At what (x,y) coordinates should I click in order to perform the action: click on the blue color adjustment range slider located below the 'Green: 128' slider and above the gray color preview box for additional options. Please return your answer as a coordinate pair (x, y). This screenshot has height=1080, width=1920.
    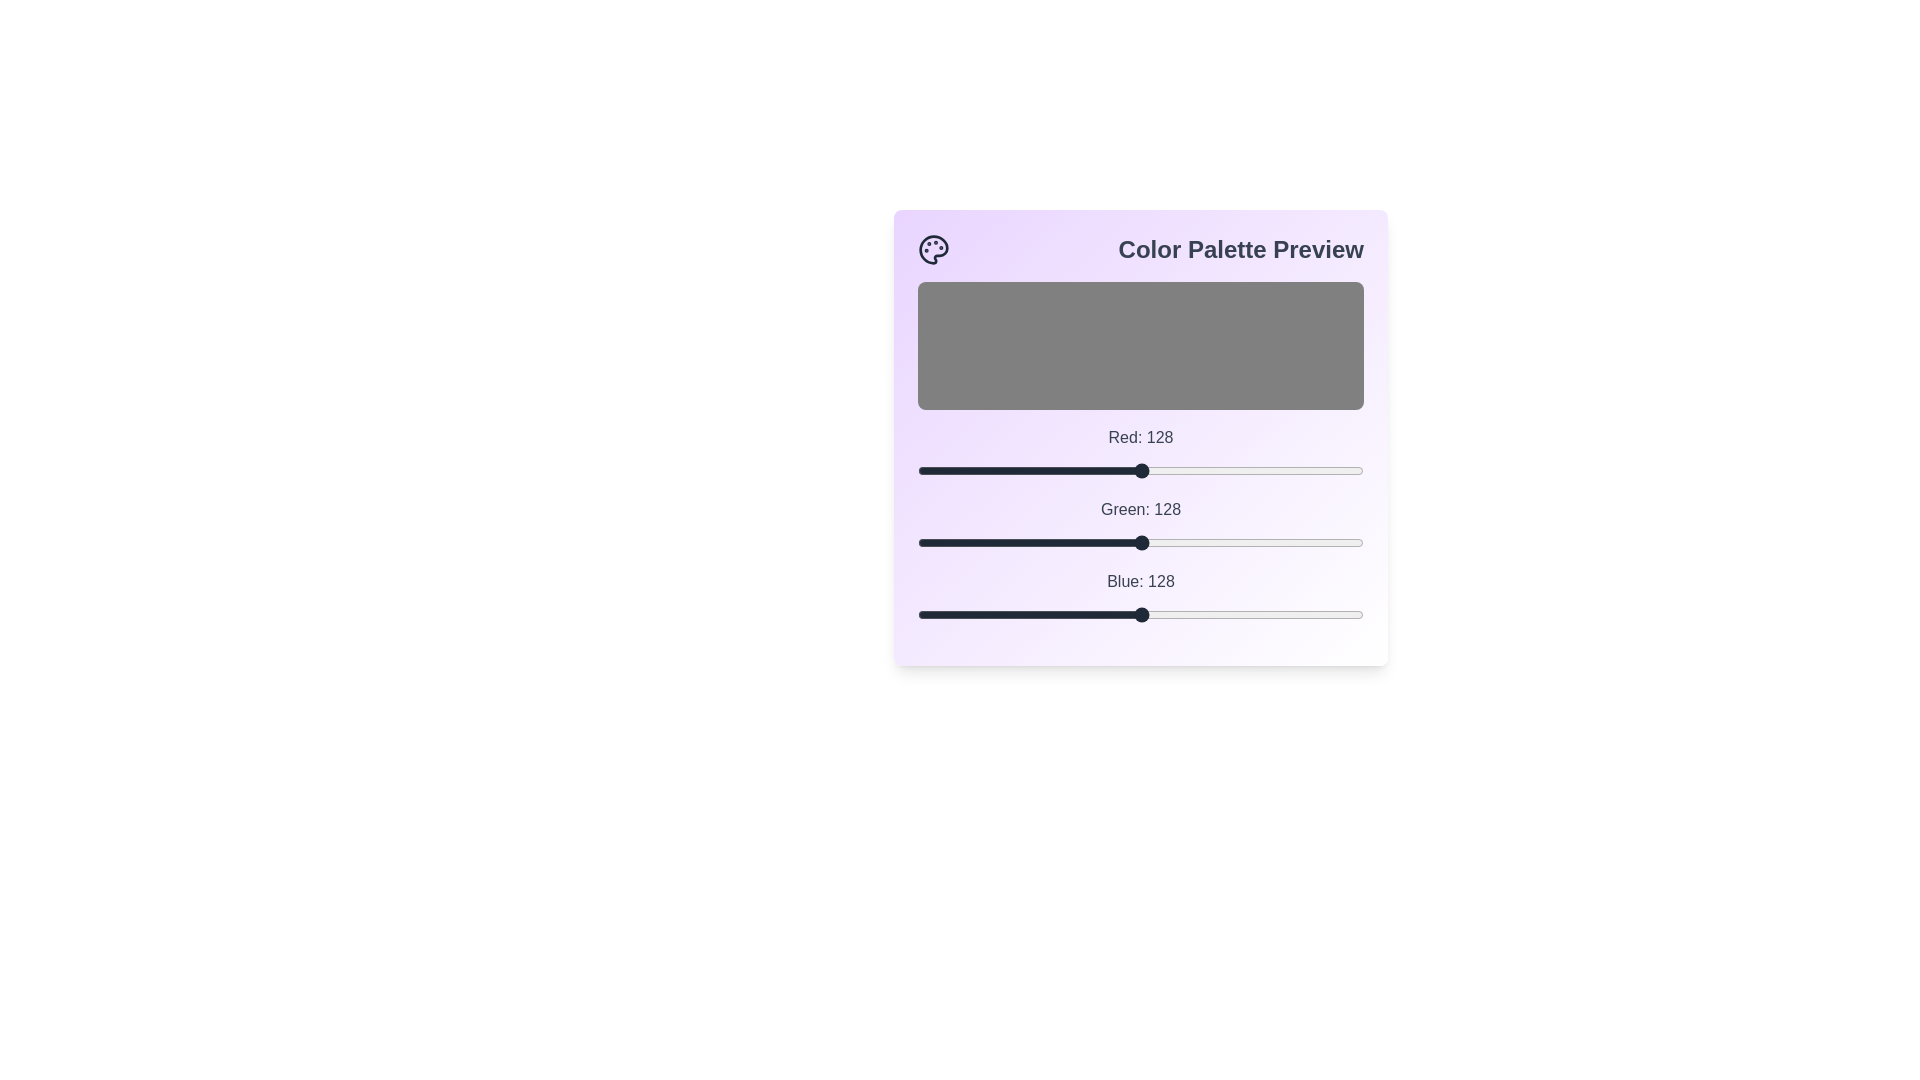
    Looking at the image, I should click on (1141, 613).